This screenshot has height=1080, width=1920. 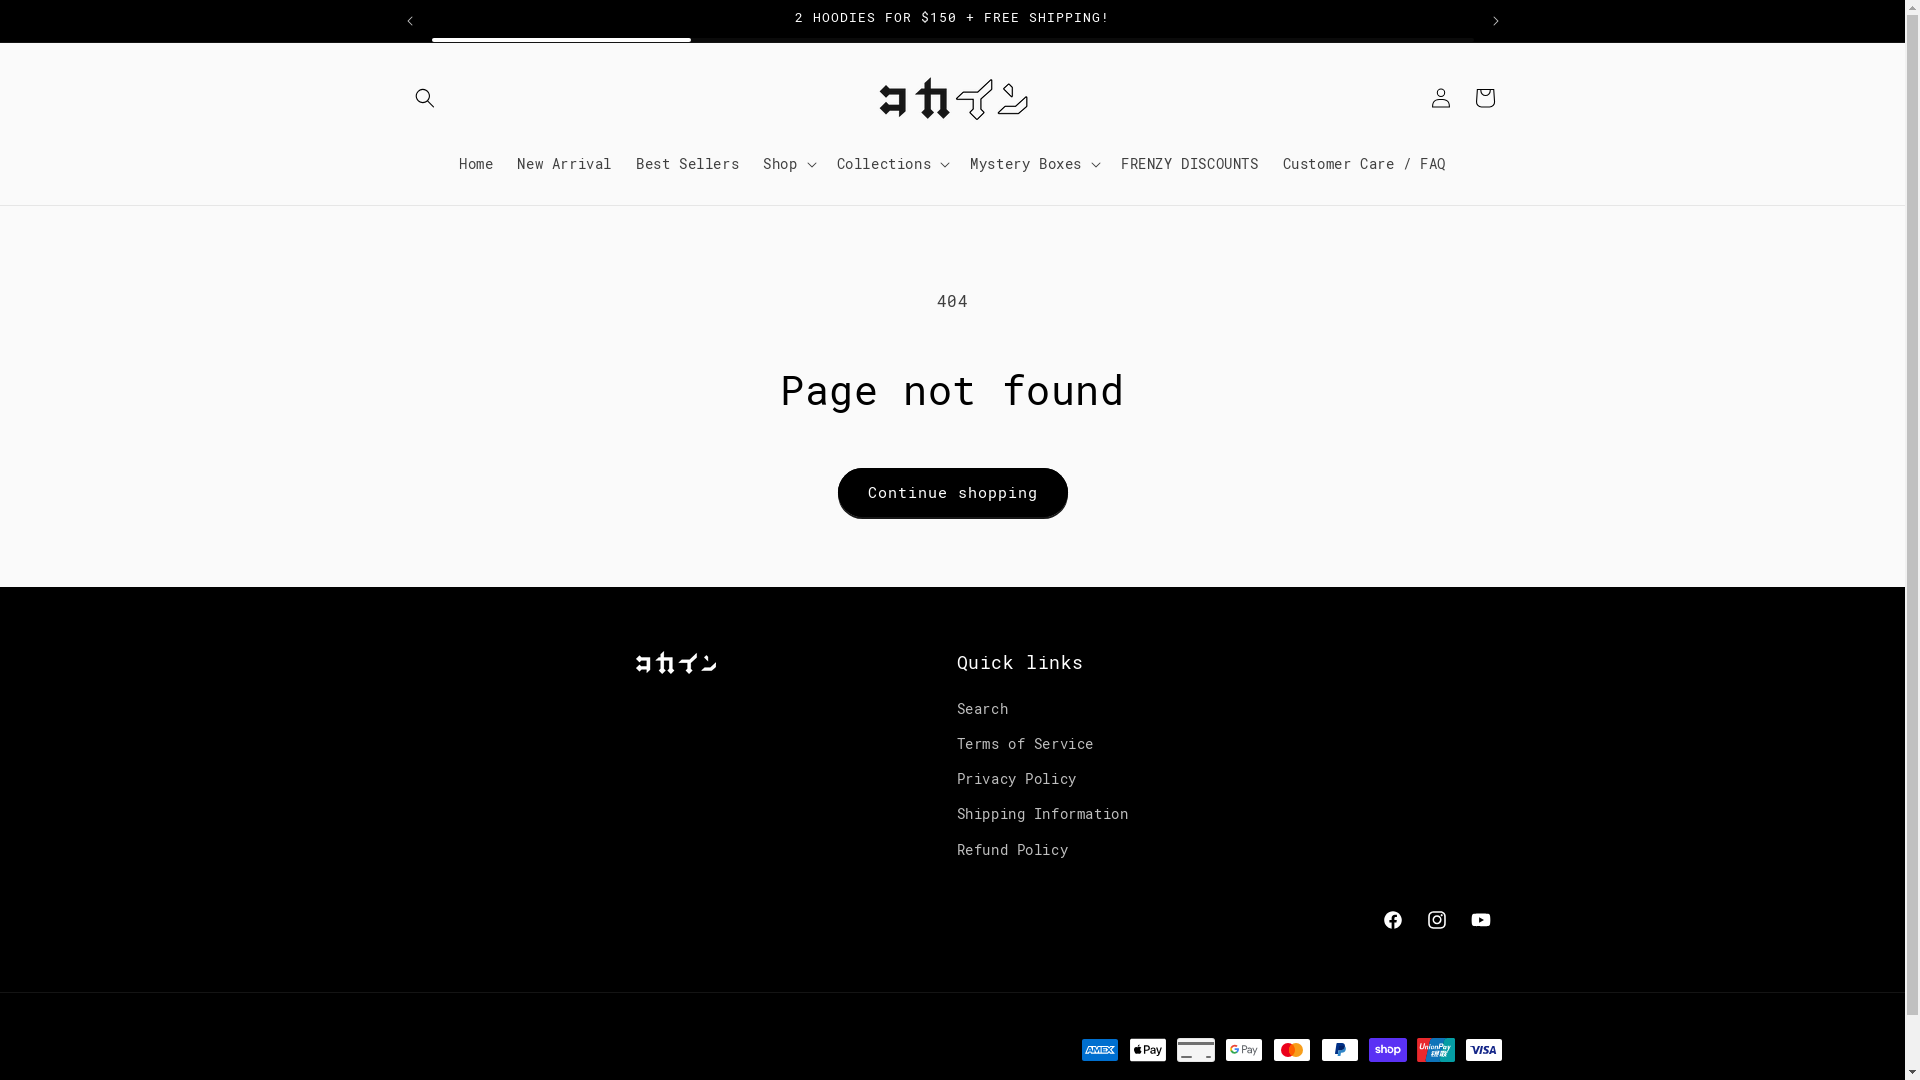 What do you see at coordinates (1016, 778) in the screenshot?
I see `'Privacy Policy'` at bounding box center [1016, 778].